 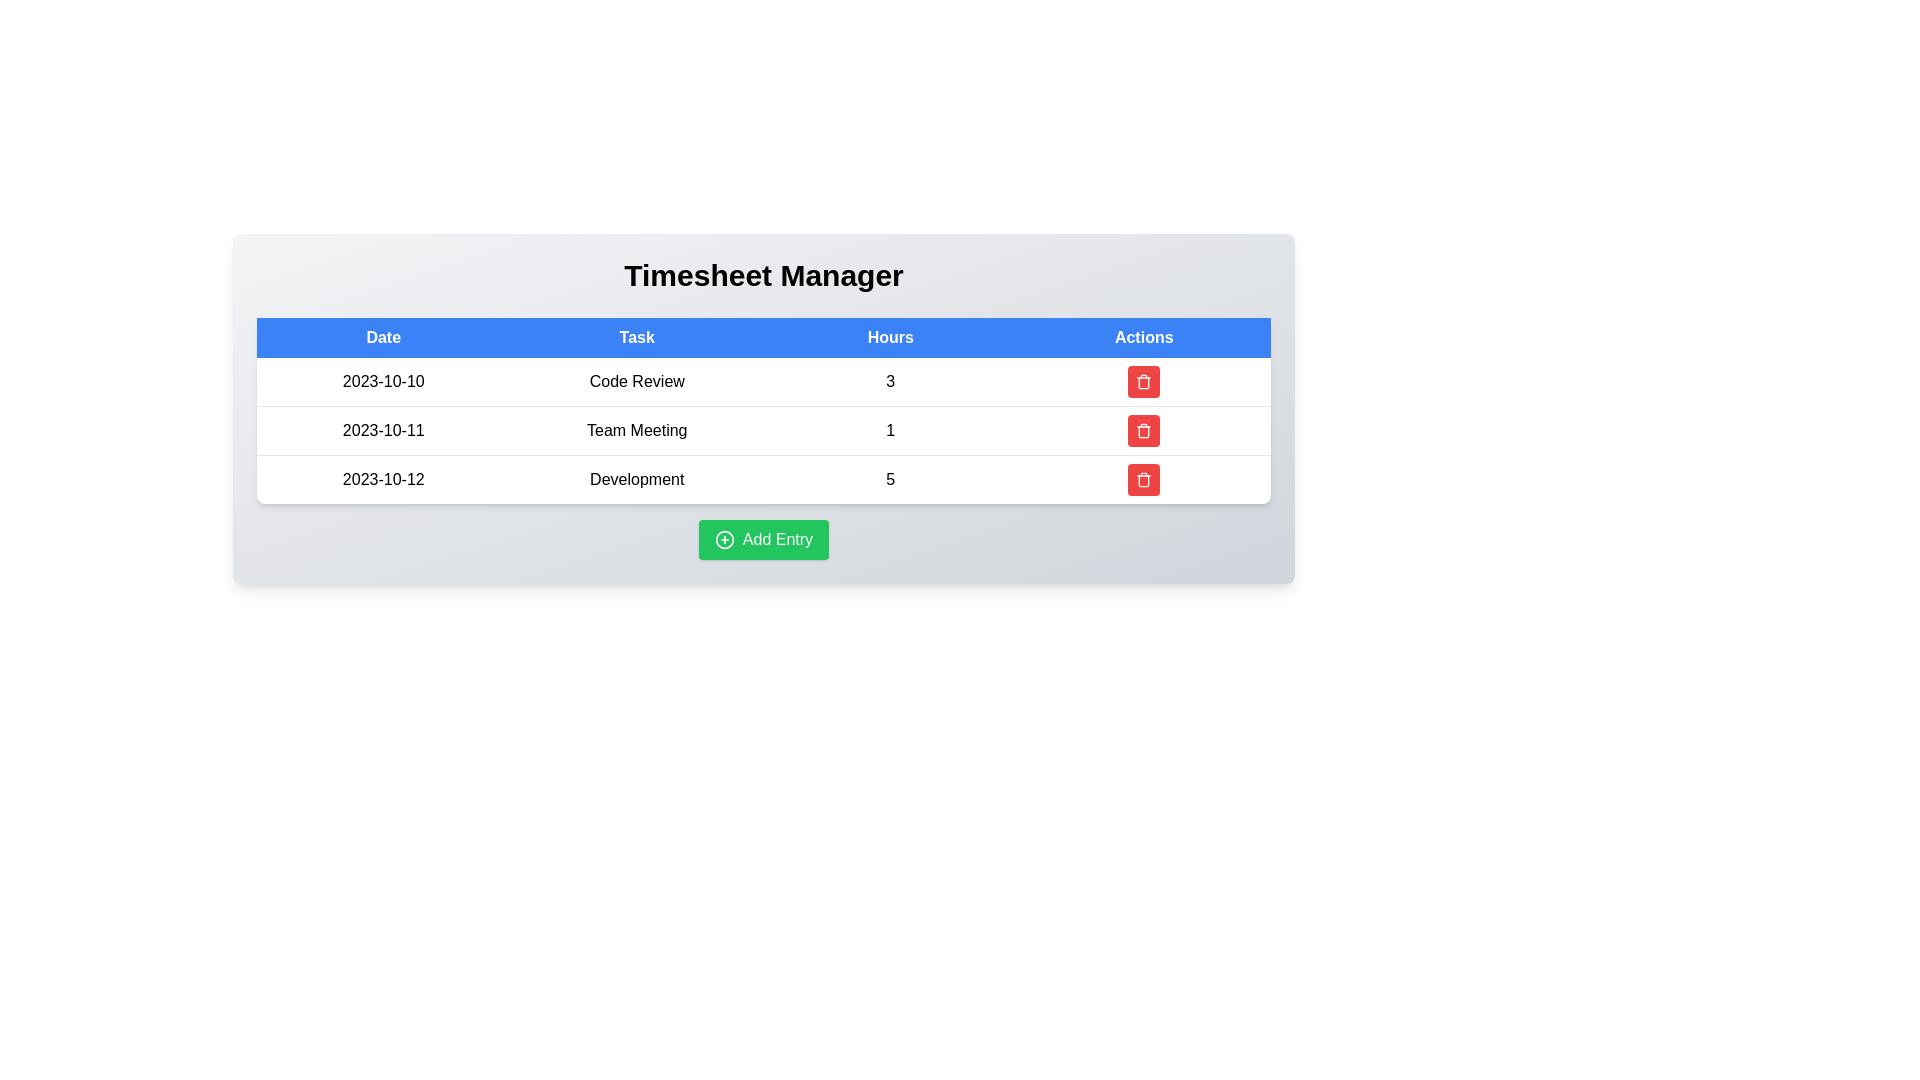 What do you see at coordinates (762, 382) in the screenshot?
I see `the first row of the table, which contains the date '2023-10-10', the text 'Code Review', the number '3', and a trash icon button` at bounding box center [762, 382].